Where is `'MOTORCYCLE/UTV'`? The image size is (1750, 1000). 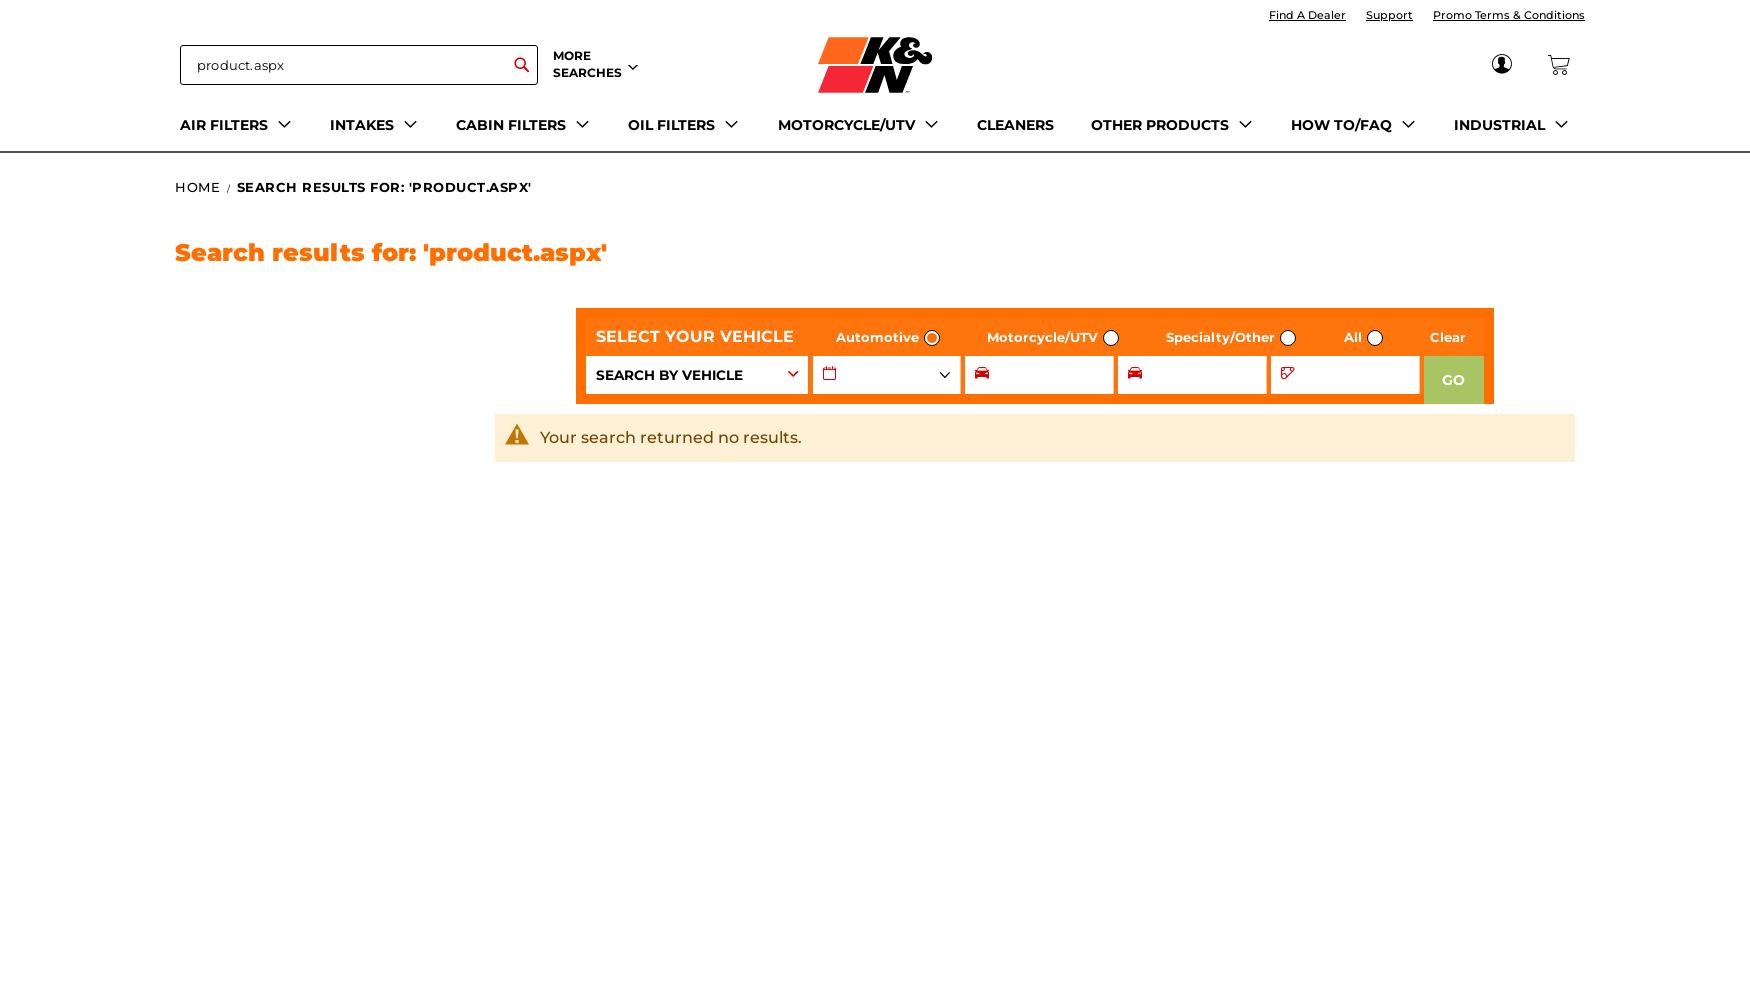
'MOTORCYCLE/UTV' is located at coordinates (776, 123).